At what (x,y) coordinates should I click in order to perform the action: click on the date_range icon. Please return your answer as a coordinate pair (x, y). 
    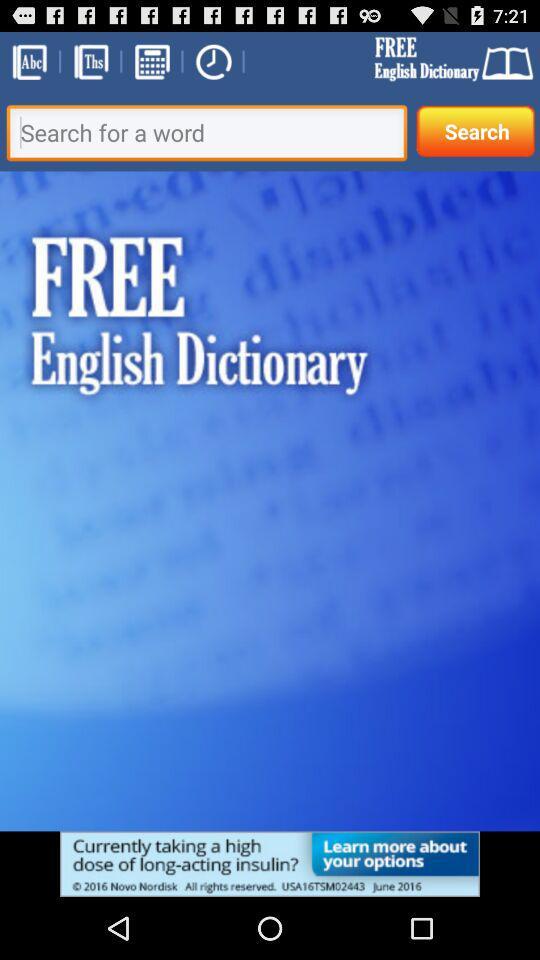
    Looking at the image, I should click on (150, 65).